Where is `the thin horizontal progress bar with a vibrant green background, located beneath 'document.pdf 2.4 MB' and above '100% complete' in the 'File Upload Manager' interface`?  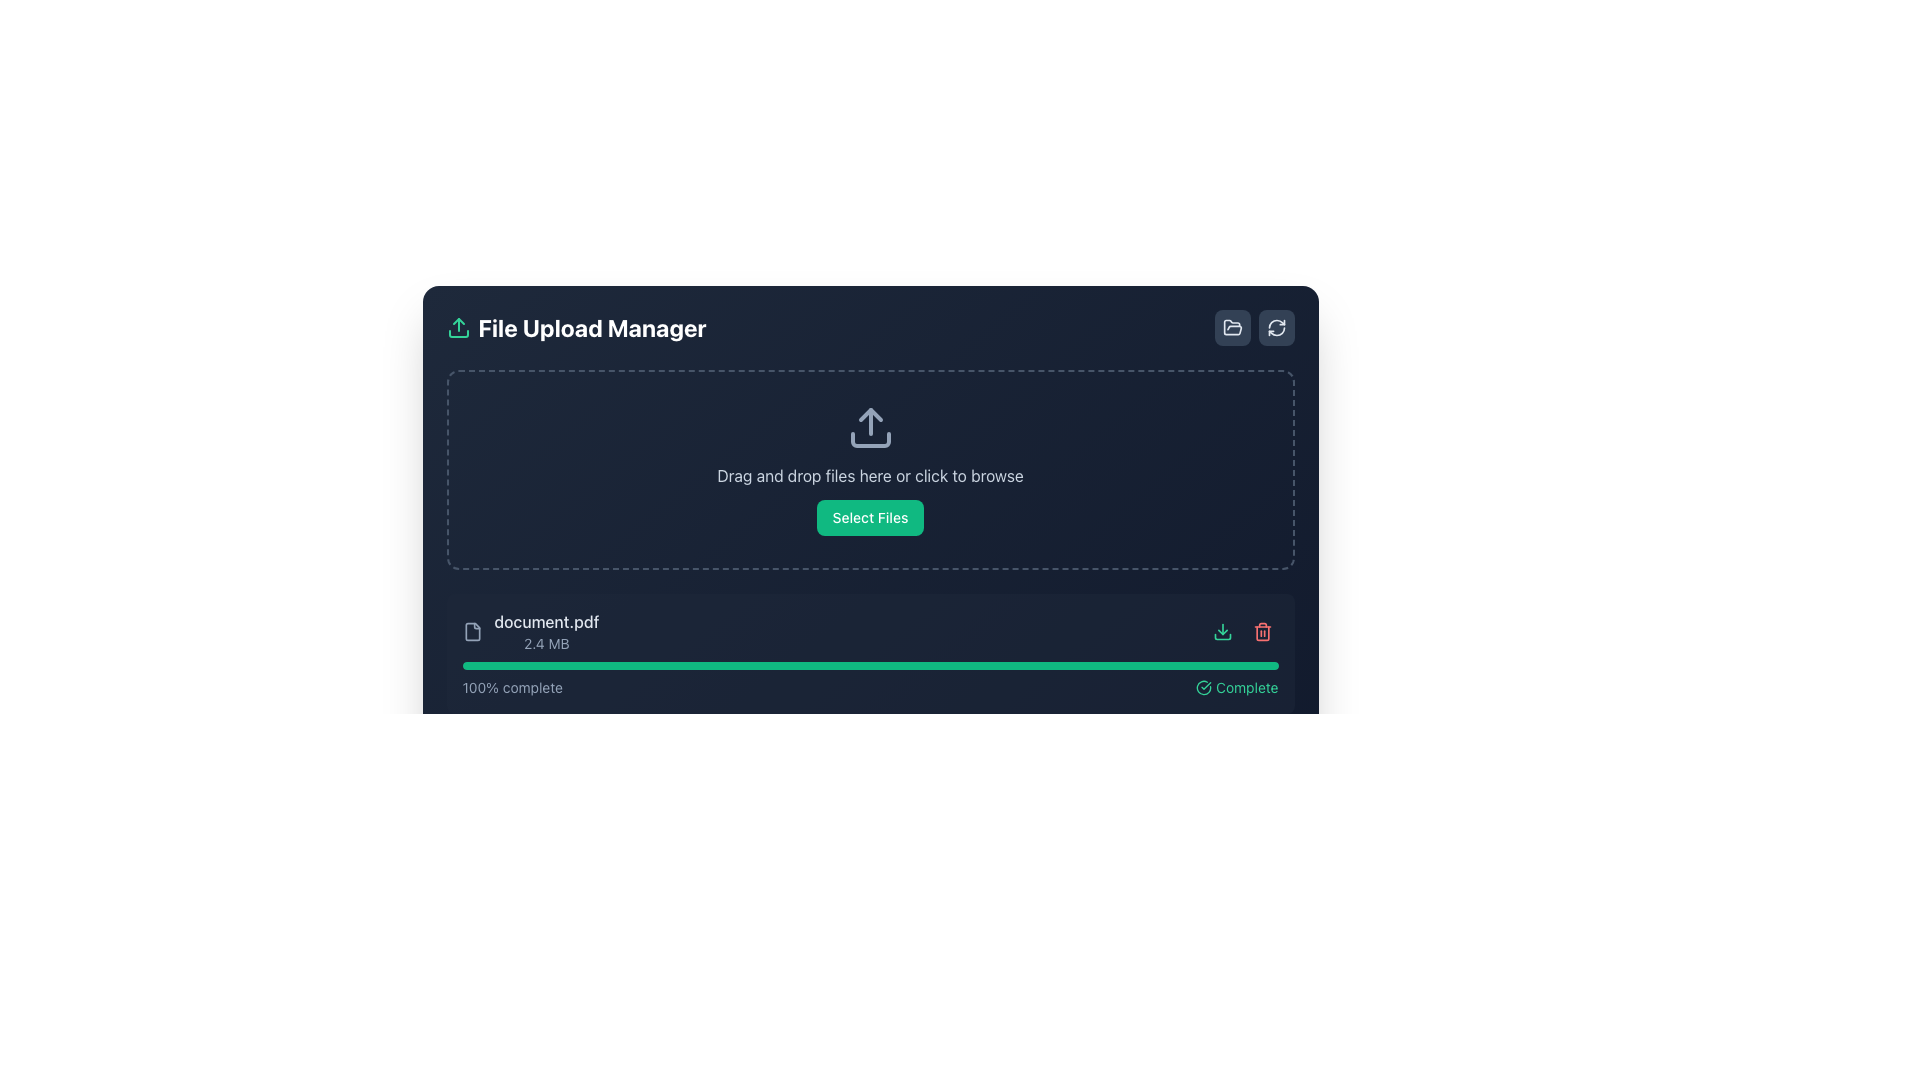 the thin horizontal progress bar with a vibrant green background, located beneath 'document.pdf 2.4 MB' and above '100% complete' in the 'File Upload Manager' interface is located at coordinates (870, 666).